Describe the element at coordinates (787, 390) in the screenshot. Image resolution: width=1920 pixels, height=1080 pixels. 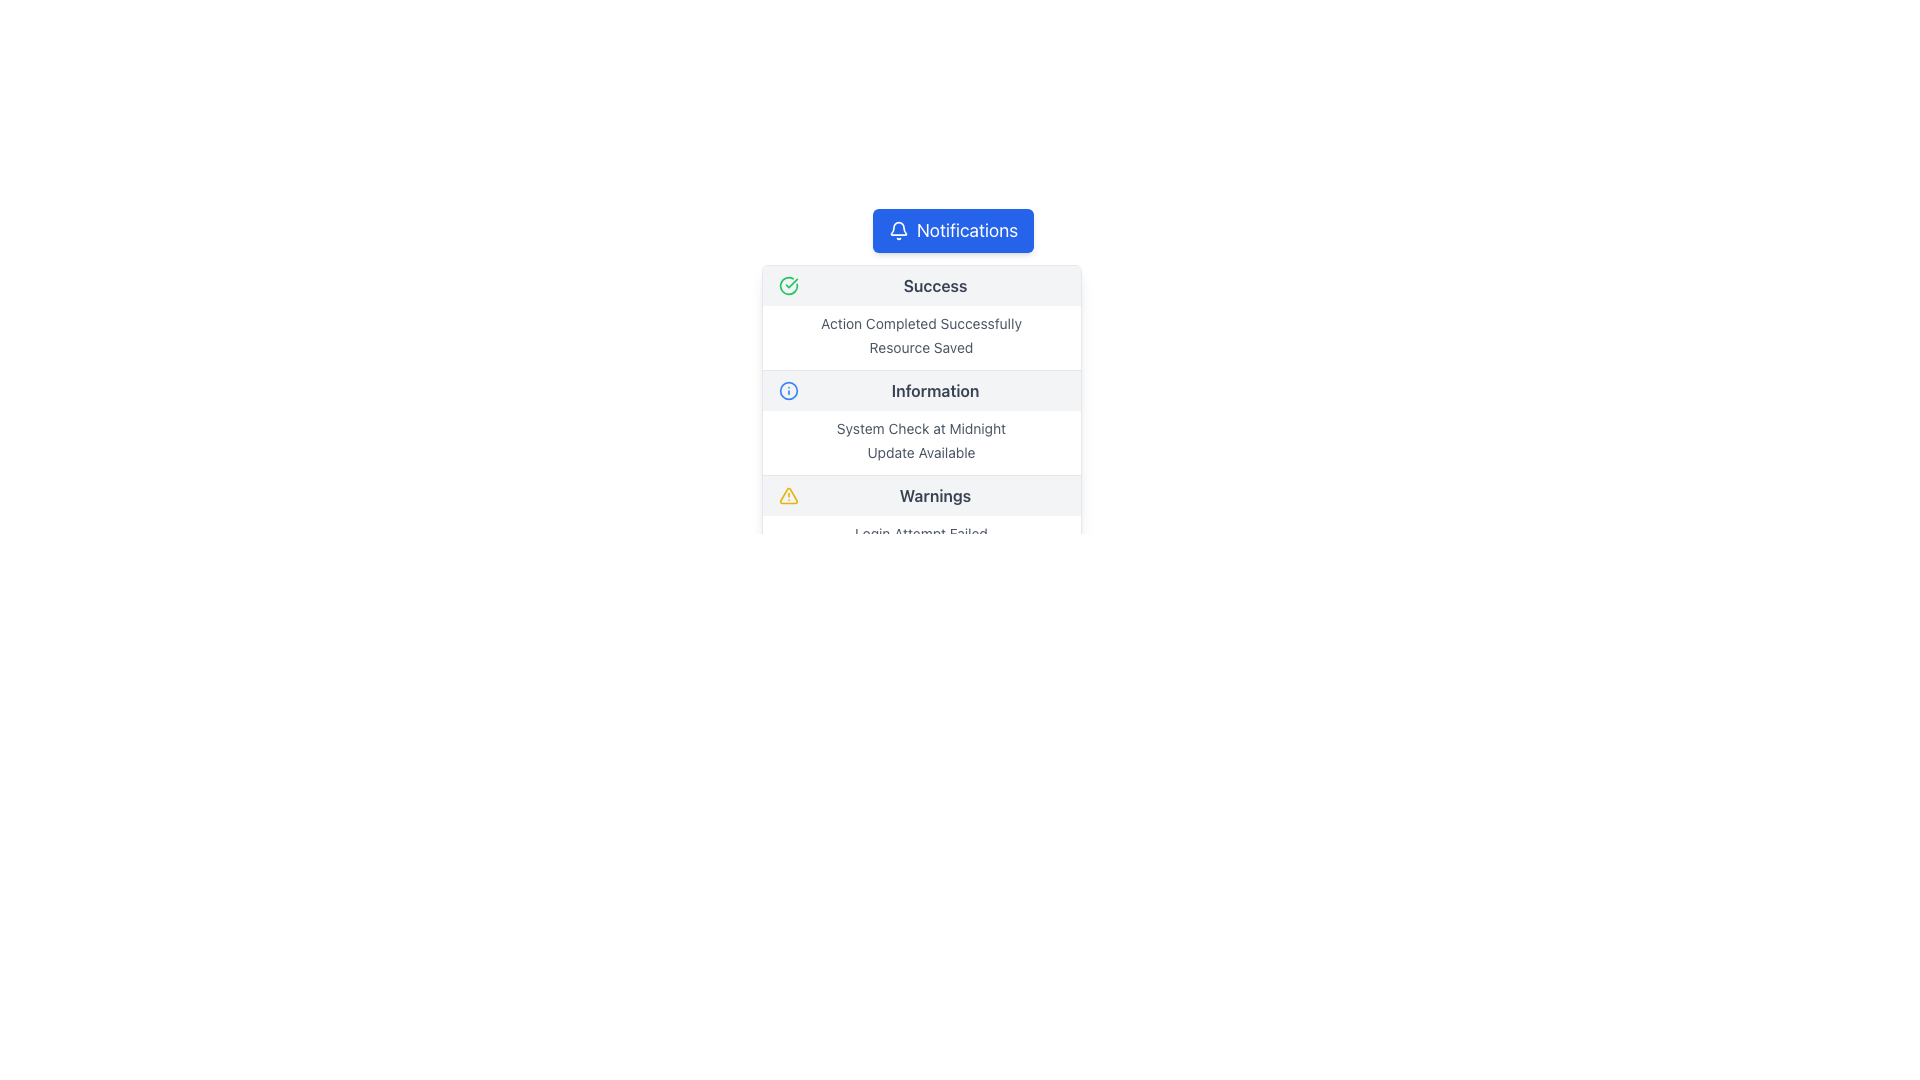
I see `the Vector Graphic Icon located in the 'Information' section, positioned left of the text 'System Check at Midnight'` at that location.